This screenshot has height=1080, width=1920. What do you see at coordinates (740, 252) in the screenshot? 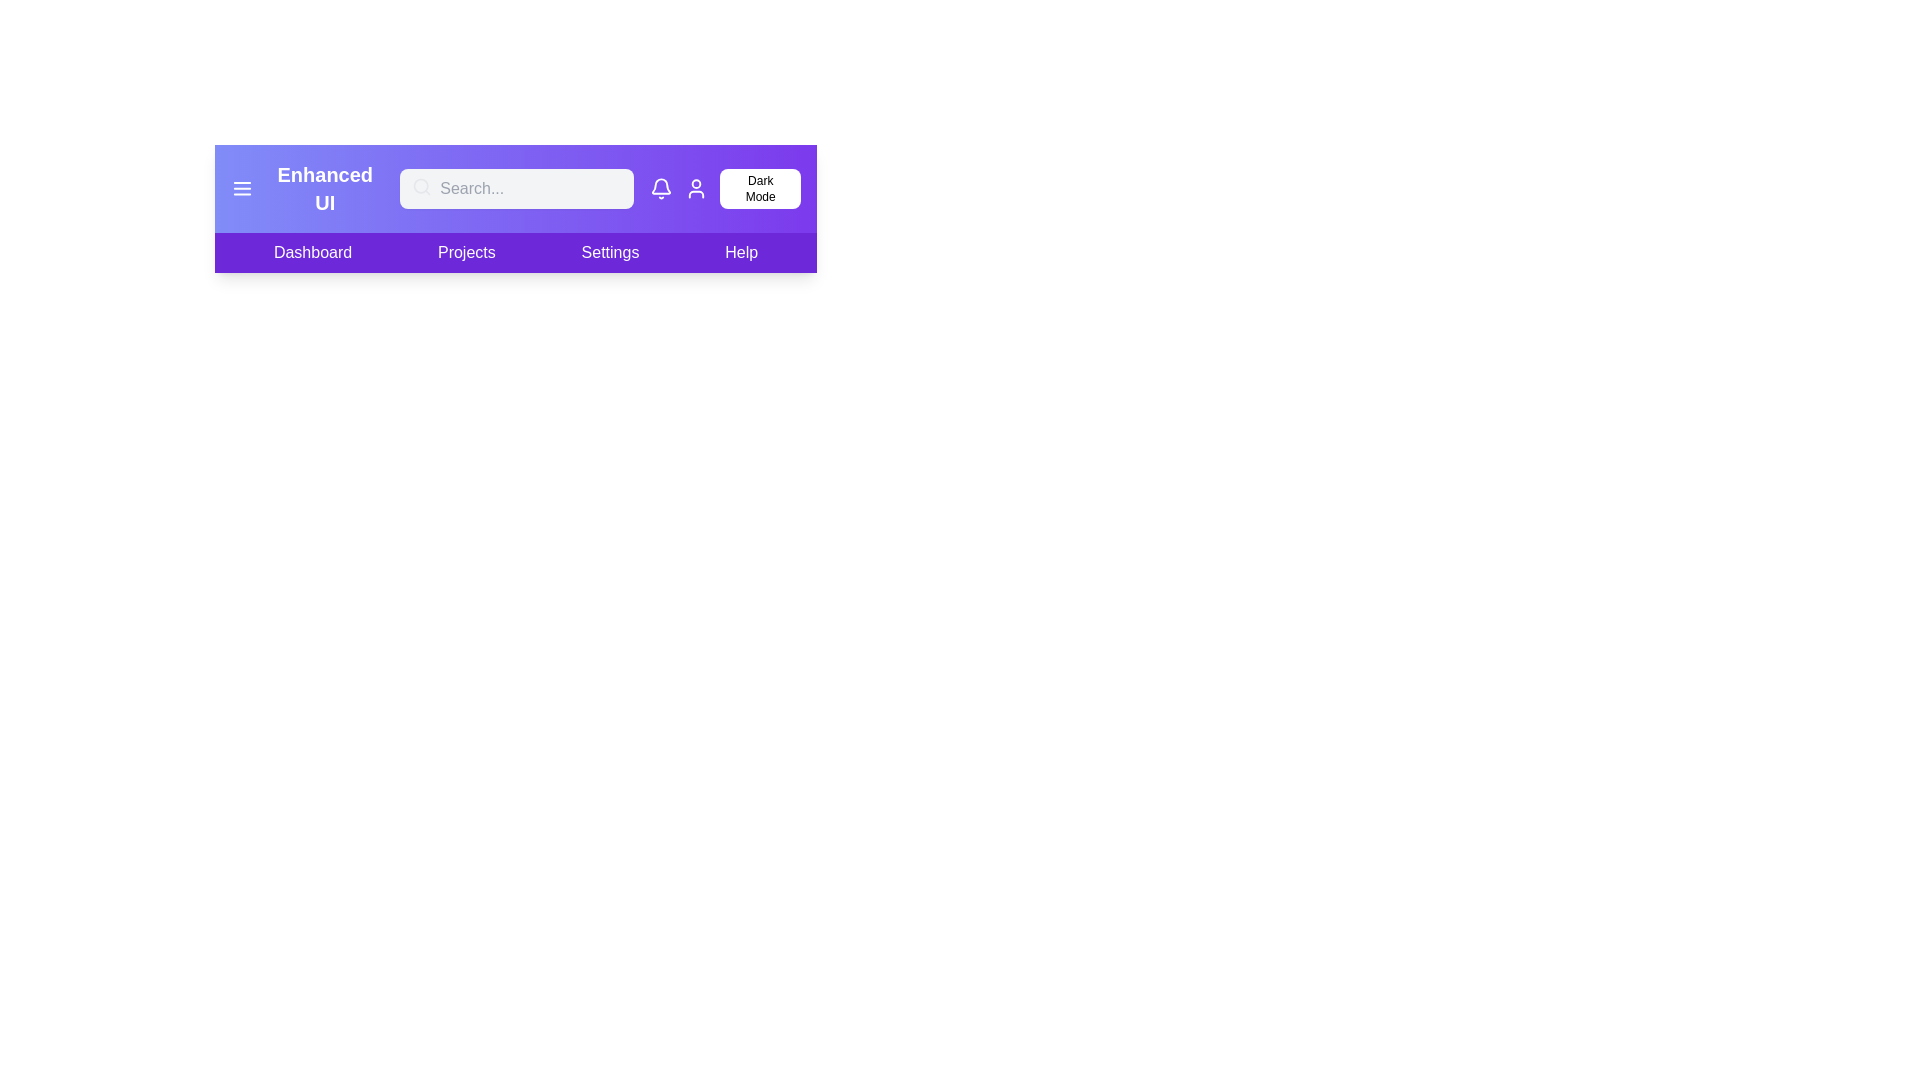
I see `the 'Help' section in the navigation bar` at bounding box center [740, 252].